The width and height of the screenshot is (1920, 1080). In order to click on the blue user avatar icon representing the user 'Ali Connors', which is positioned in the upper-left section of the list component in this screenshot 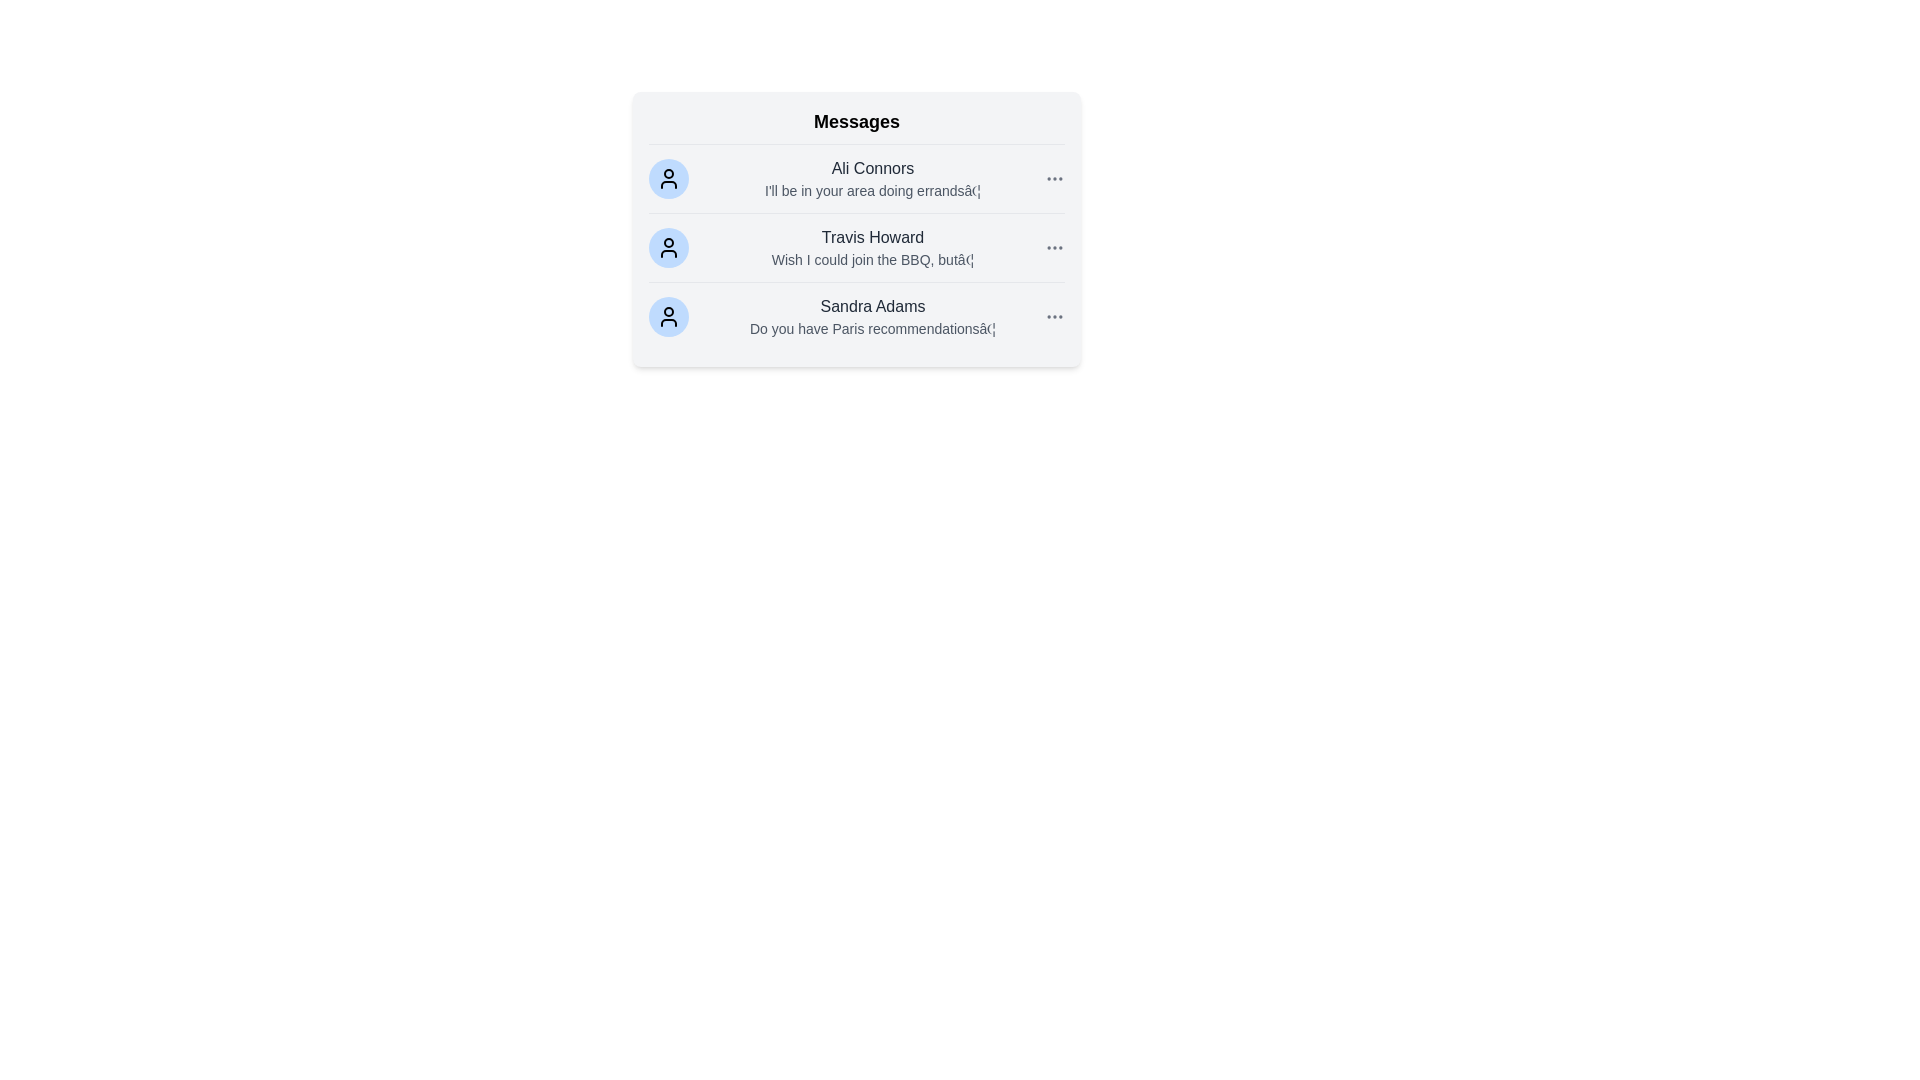, I will do `click(668, 177)`.